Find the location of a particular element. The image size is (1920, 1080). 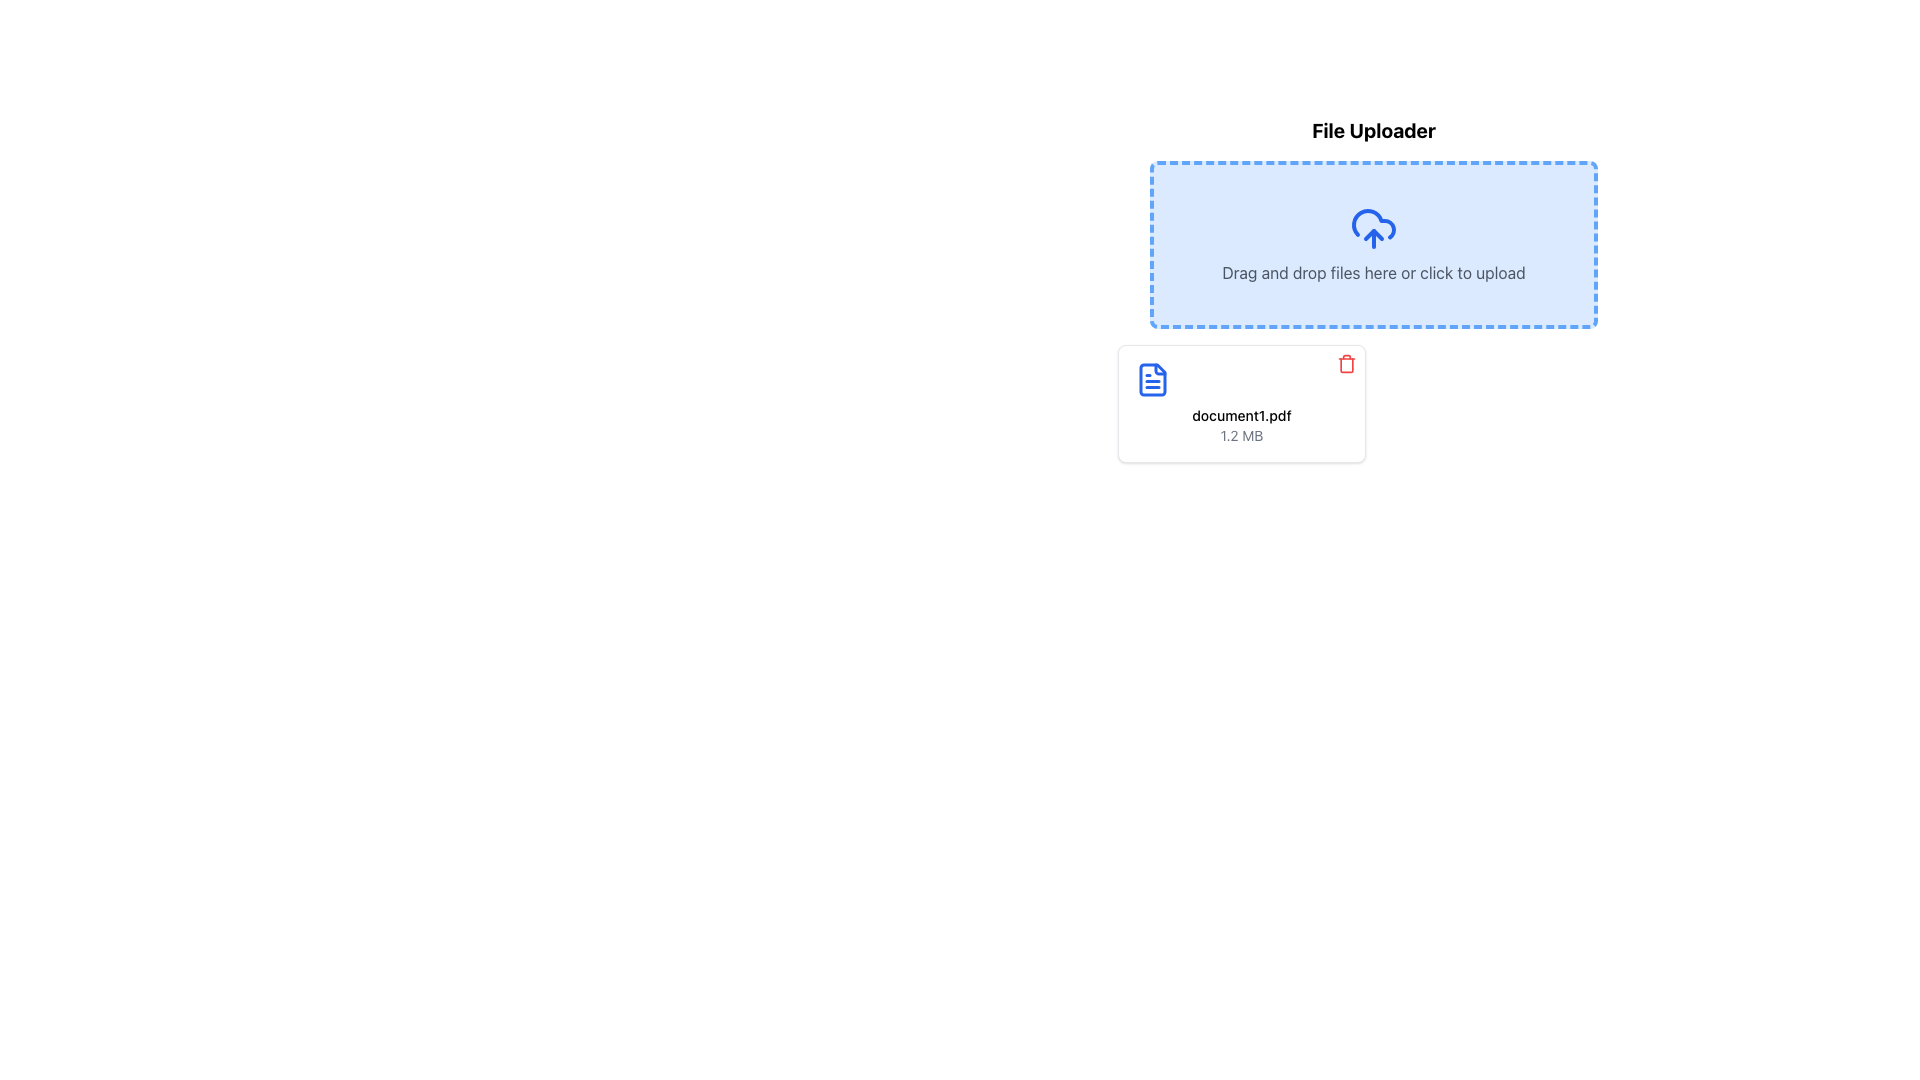

the blue file icon styled as an outlined document, which is located above the text 'document1.pdf' and '1.2 MB' within a white rectangular card is located at coordinates (1152, 380).